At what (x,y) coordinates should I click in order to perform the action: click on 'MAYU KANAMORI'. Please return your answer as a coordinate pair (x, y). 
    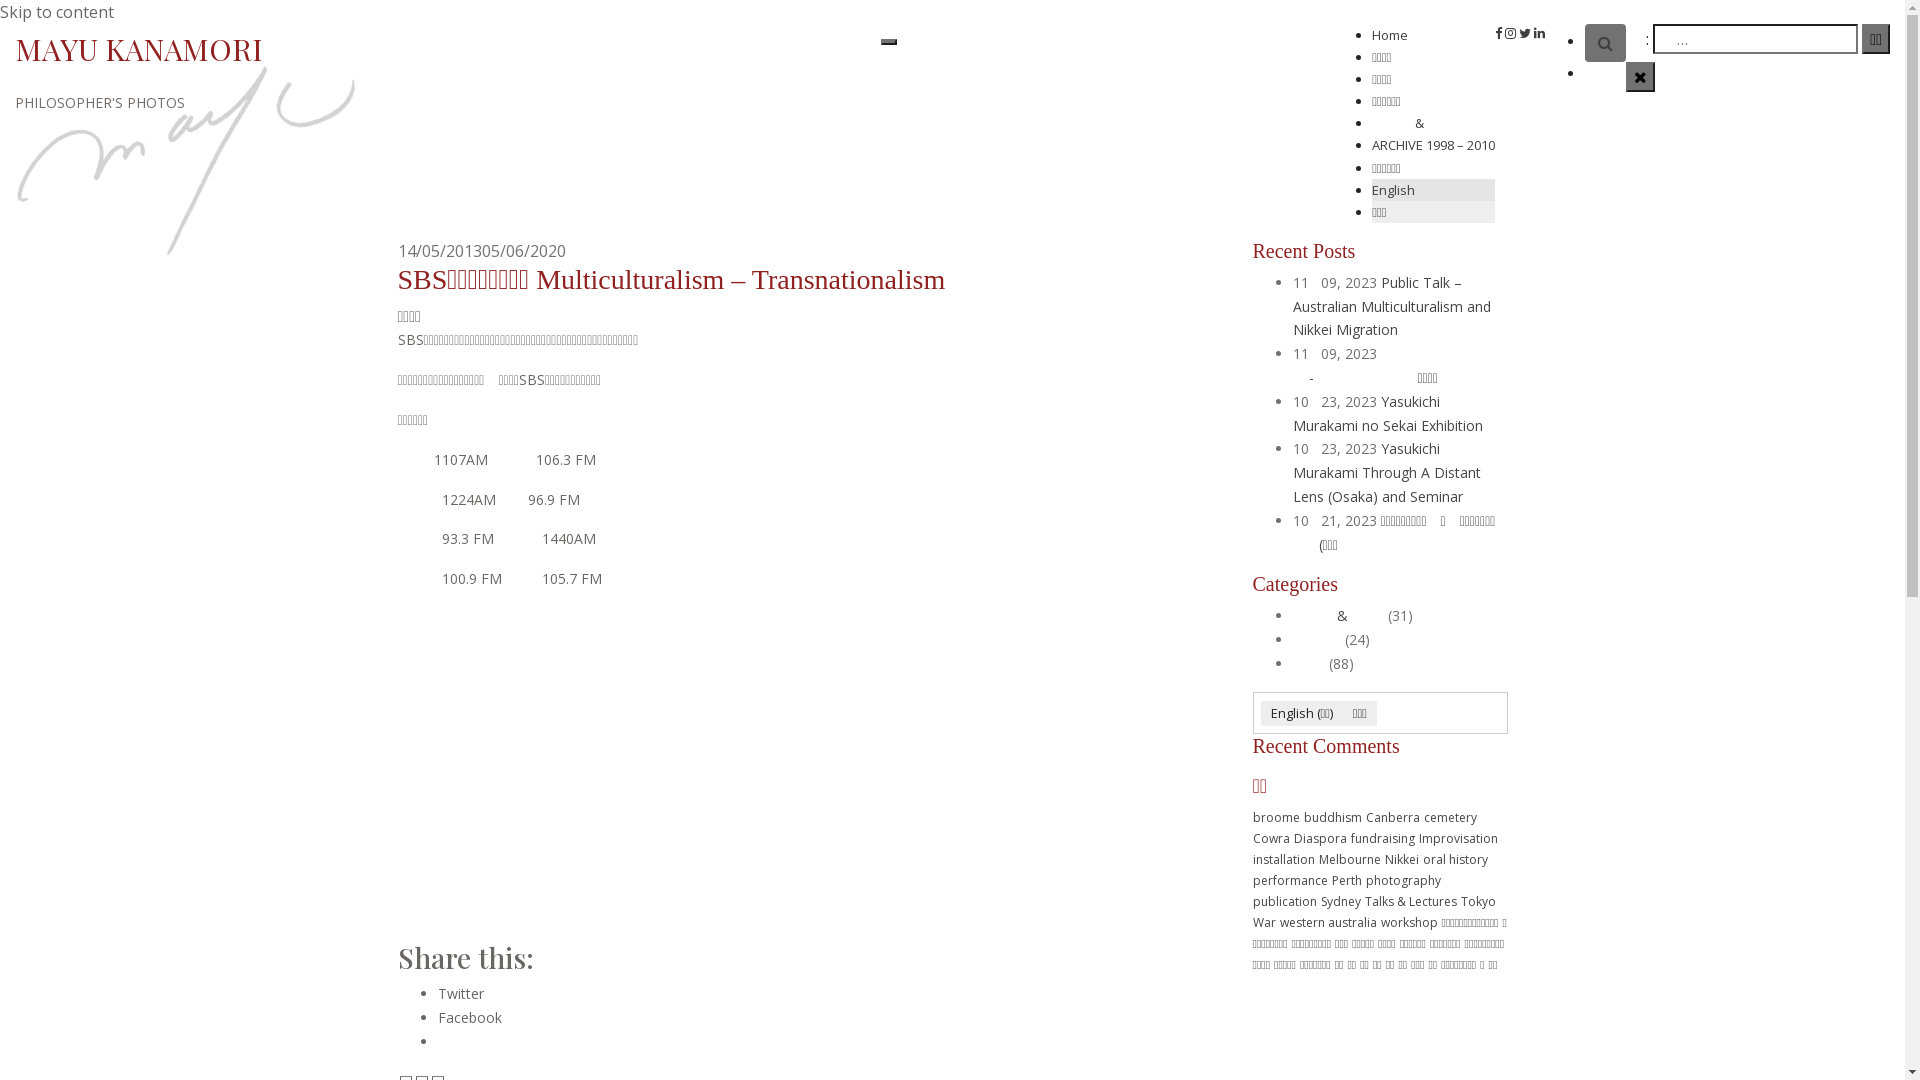
    Looking at the image, I should click on (14, 48).